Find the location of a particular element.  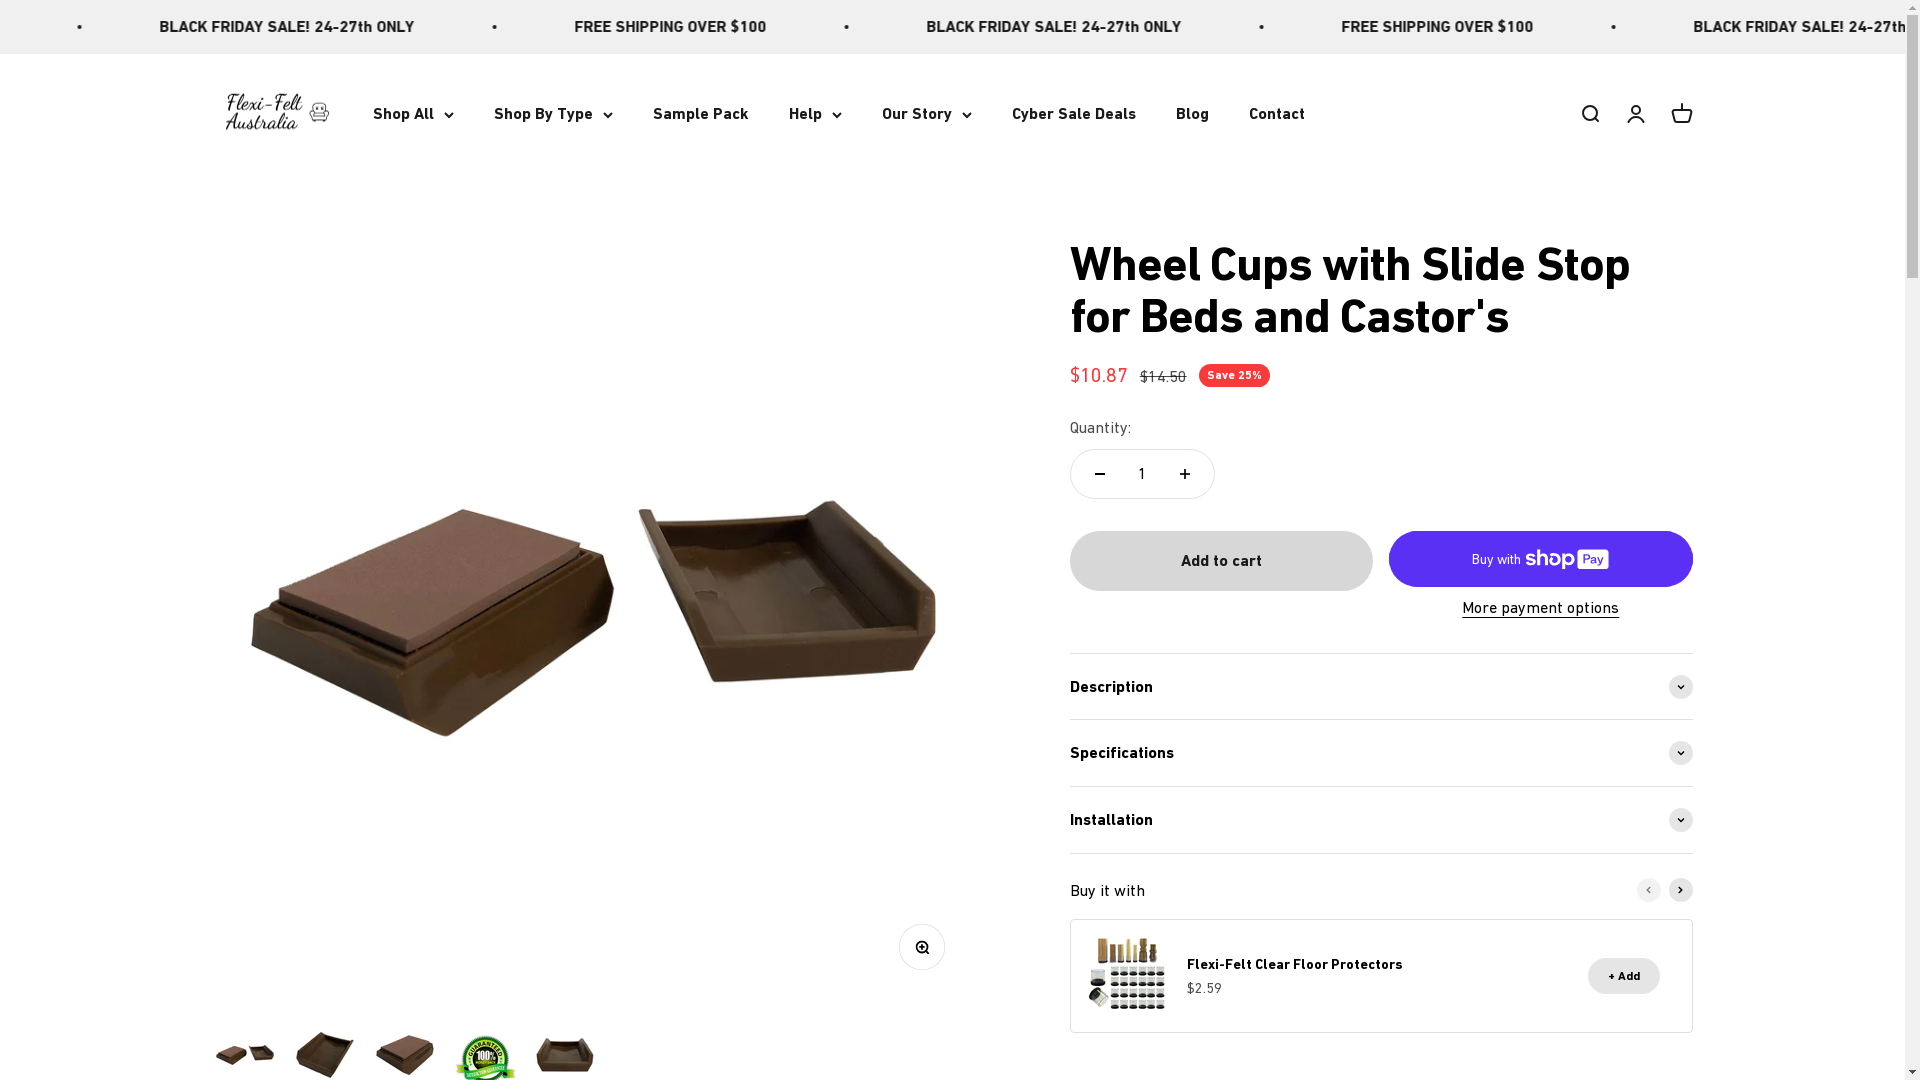

'Contact' is located at coordinates (1247, 113).